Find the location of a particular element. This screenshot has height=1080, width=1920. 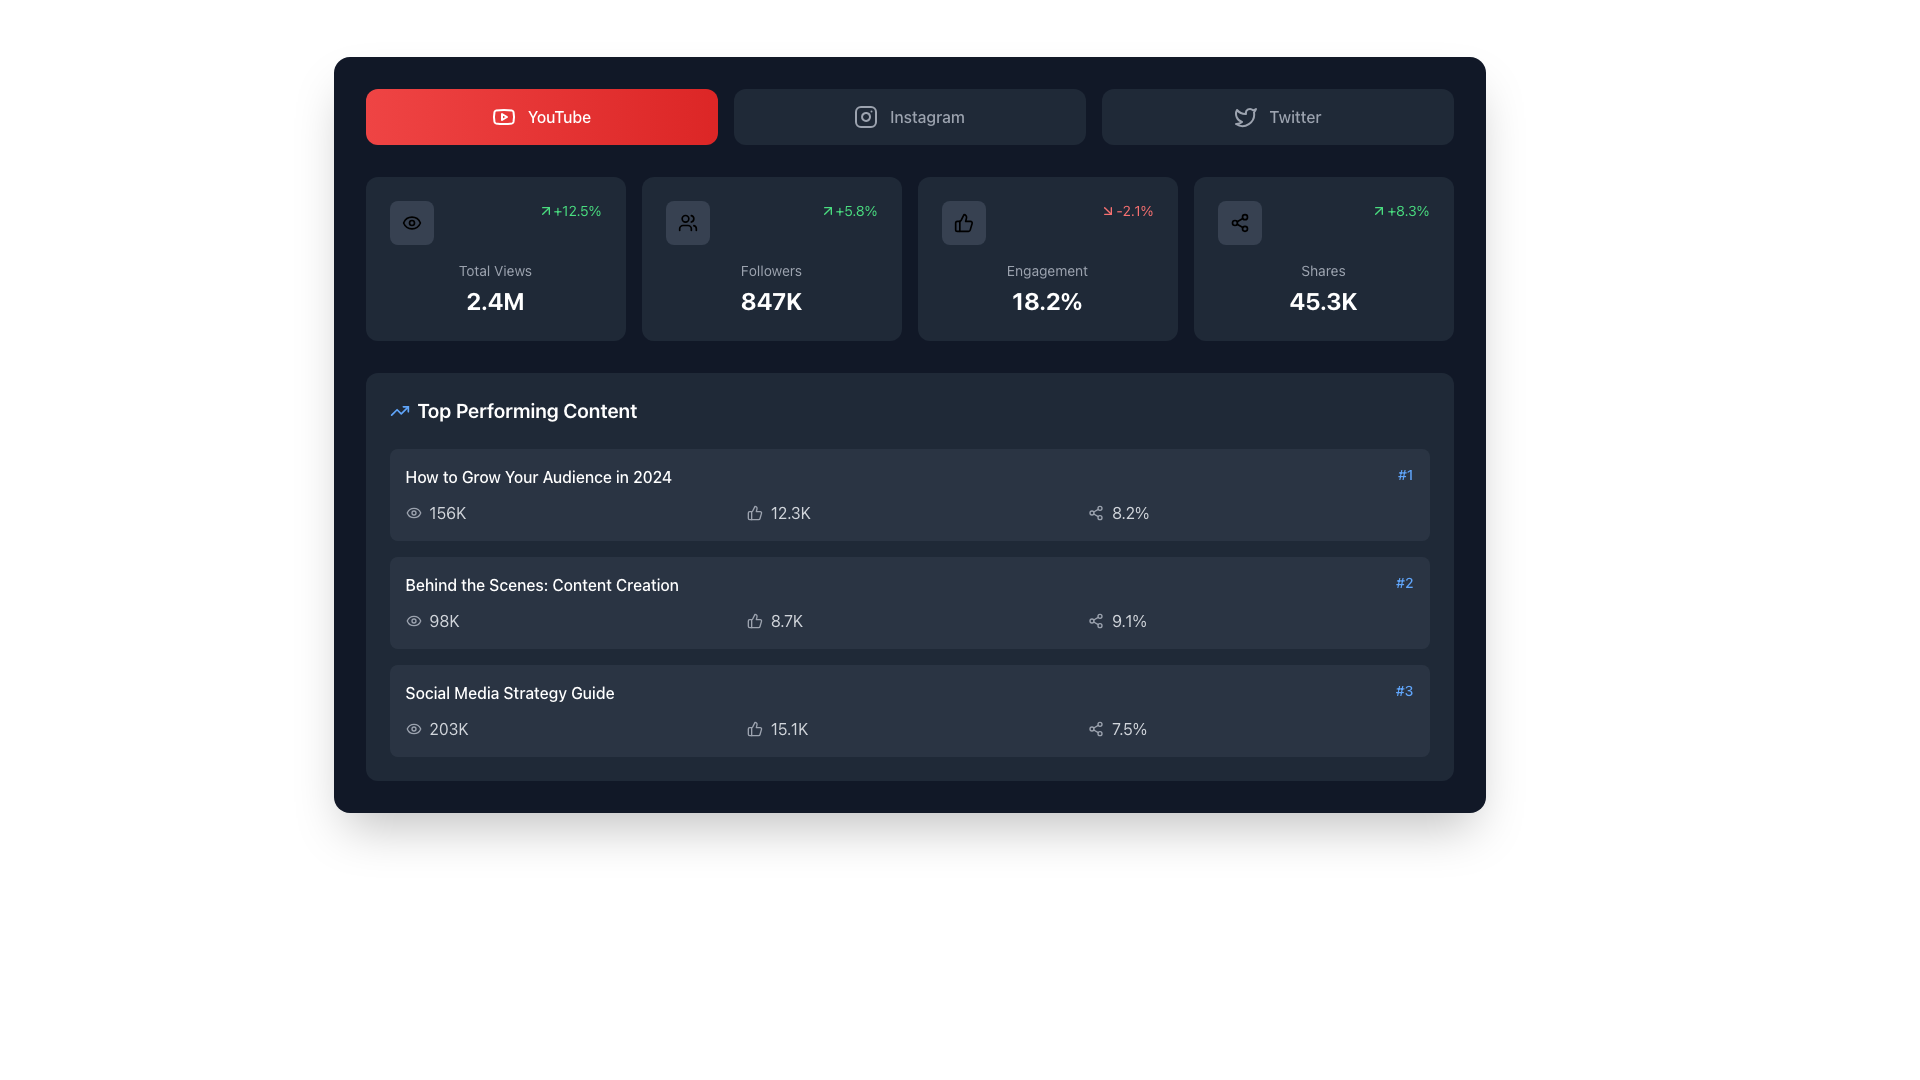

the 'thumbs-up' icon representing engagement or approval metrics located on the third row of the 'Top Performing Content' list is located at coordinates (753, 729).